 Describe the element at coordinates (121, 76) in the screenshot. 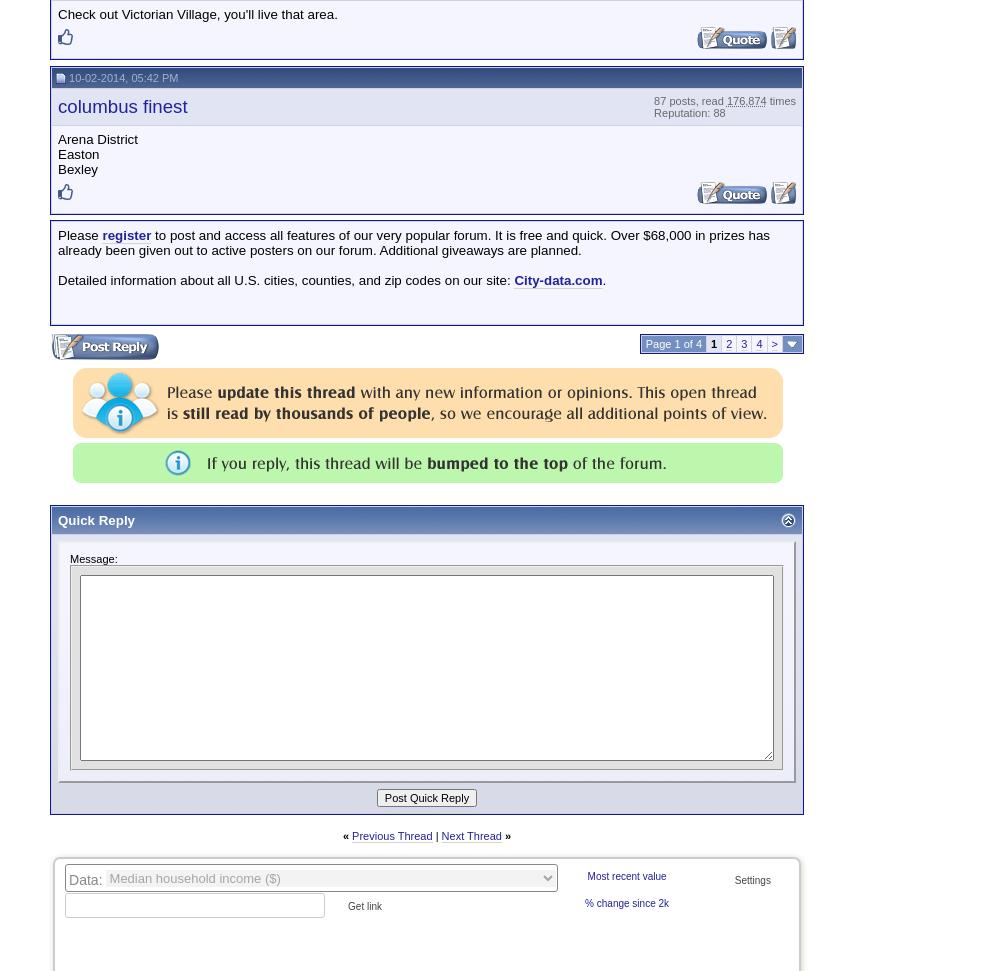

I see `'10-02-2014, 05:42 PM'` at that location.